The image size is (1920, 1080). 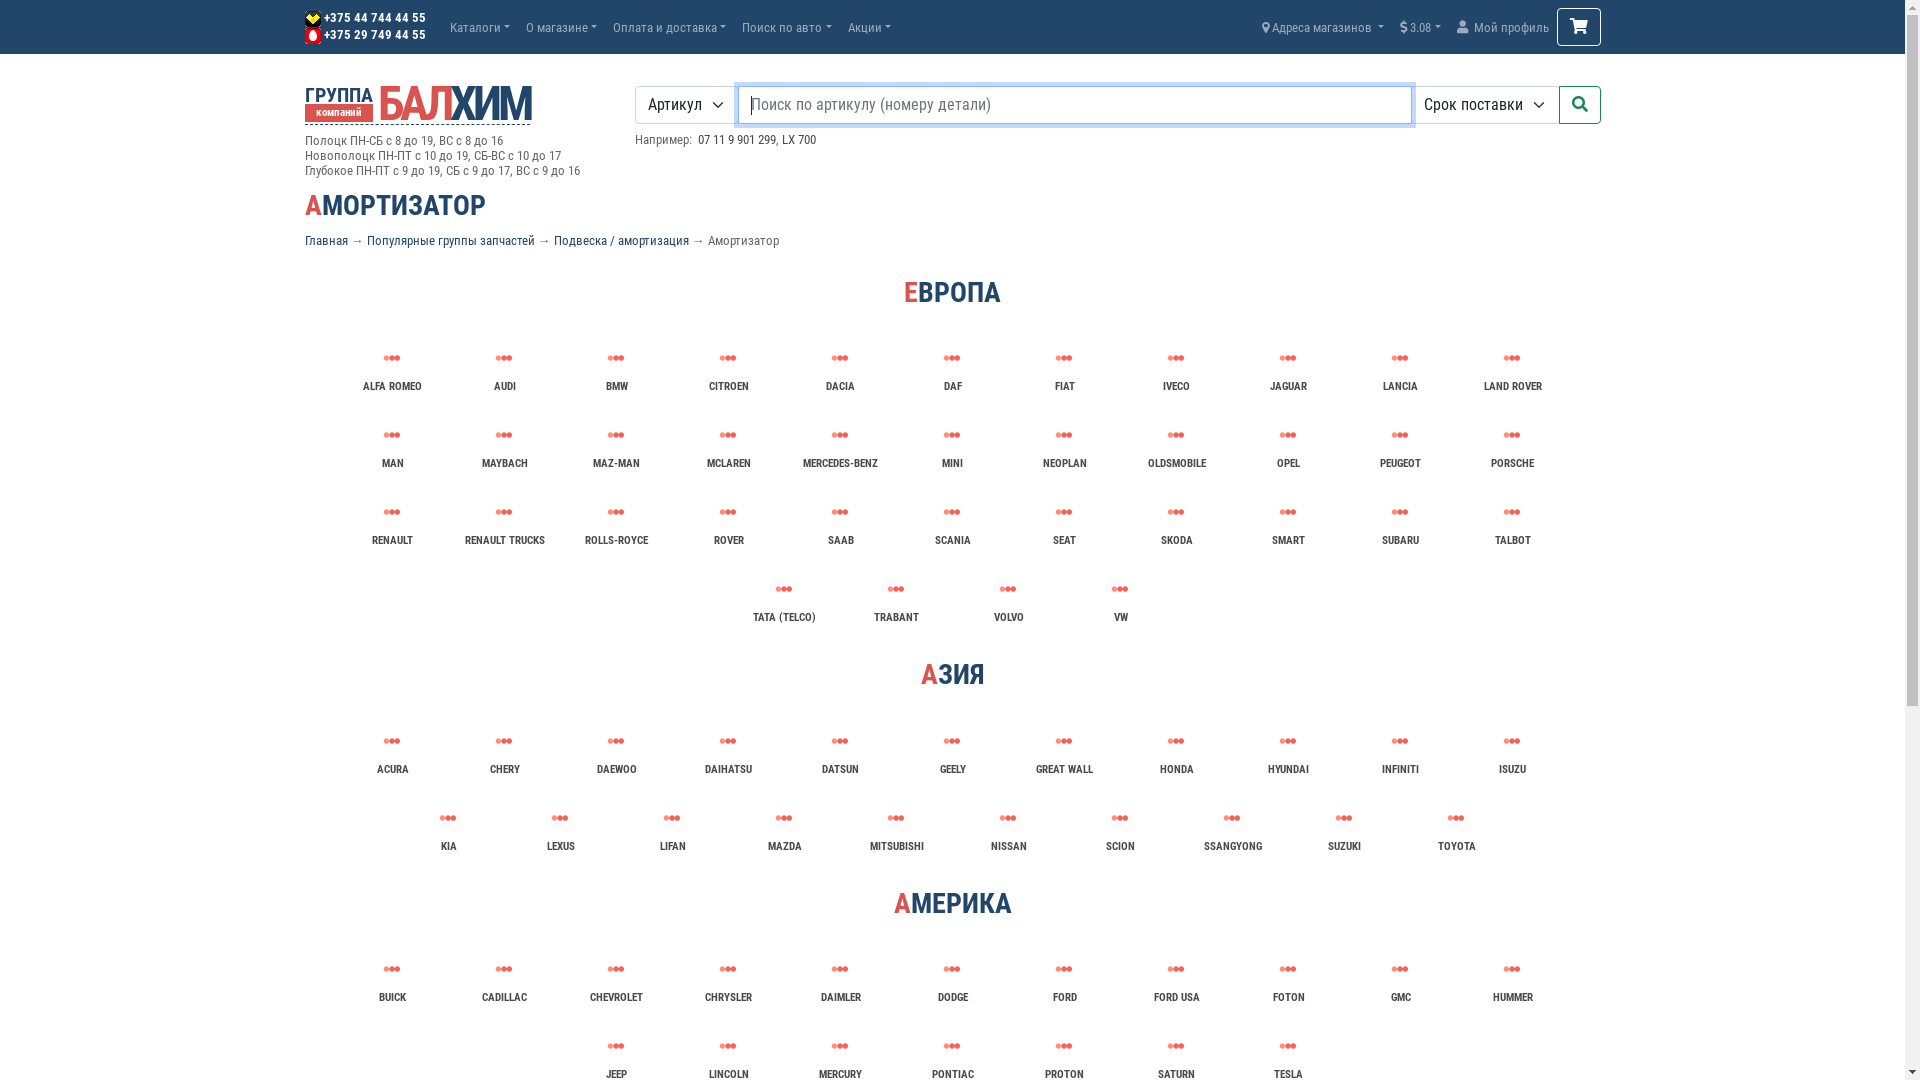 What do you see at coordinates (727, 365) in the screenshot?
I see `'CITROEN'` at bounding box center [727, 365].